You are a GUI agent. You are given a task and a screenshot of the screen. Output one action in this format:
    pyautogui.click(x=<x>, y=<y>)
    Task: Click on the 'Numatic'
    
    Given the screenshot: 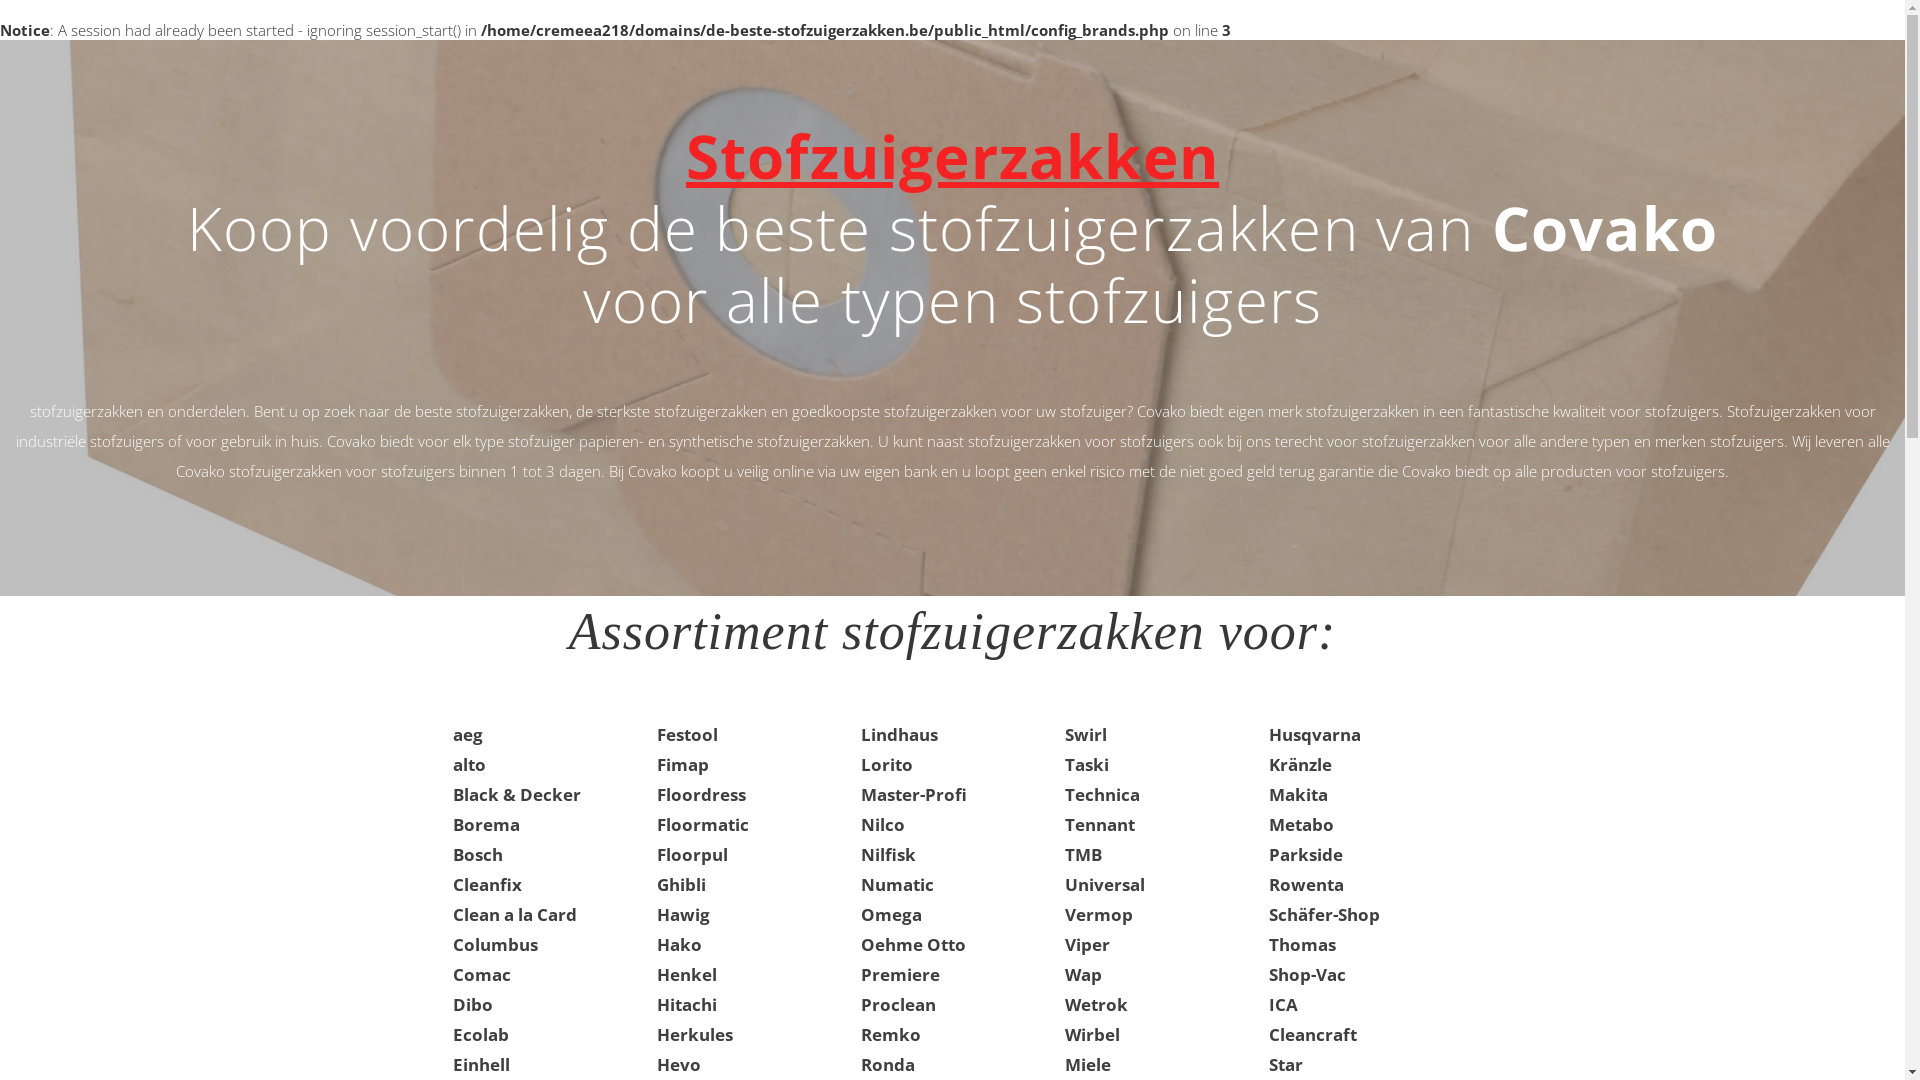 What is the action you would take?
    pyautogui.click(x=859, y=883)
    